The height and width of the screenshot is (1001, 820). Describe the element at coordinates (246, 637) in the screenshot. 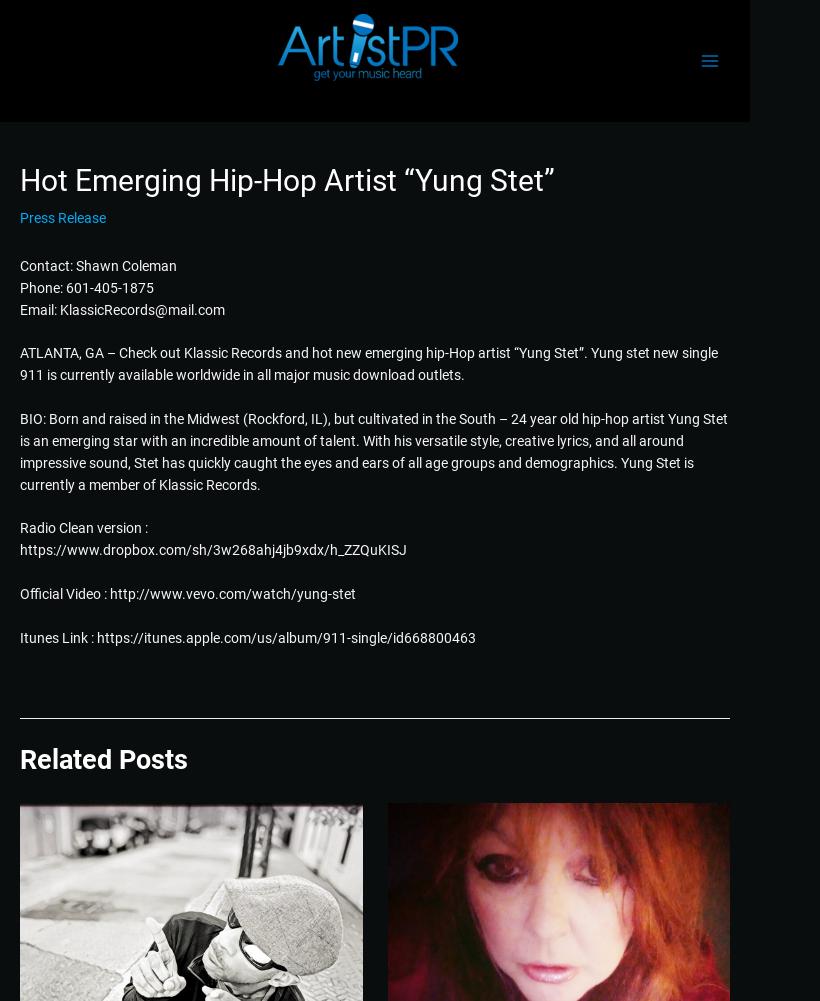

I see `'Itunes Link : https://itunes.apple.com/us/album/911-single/id668800463'` at that location.